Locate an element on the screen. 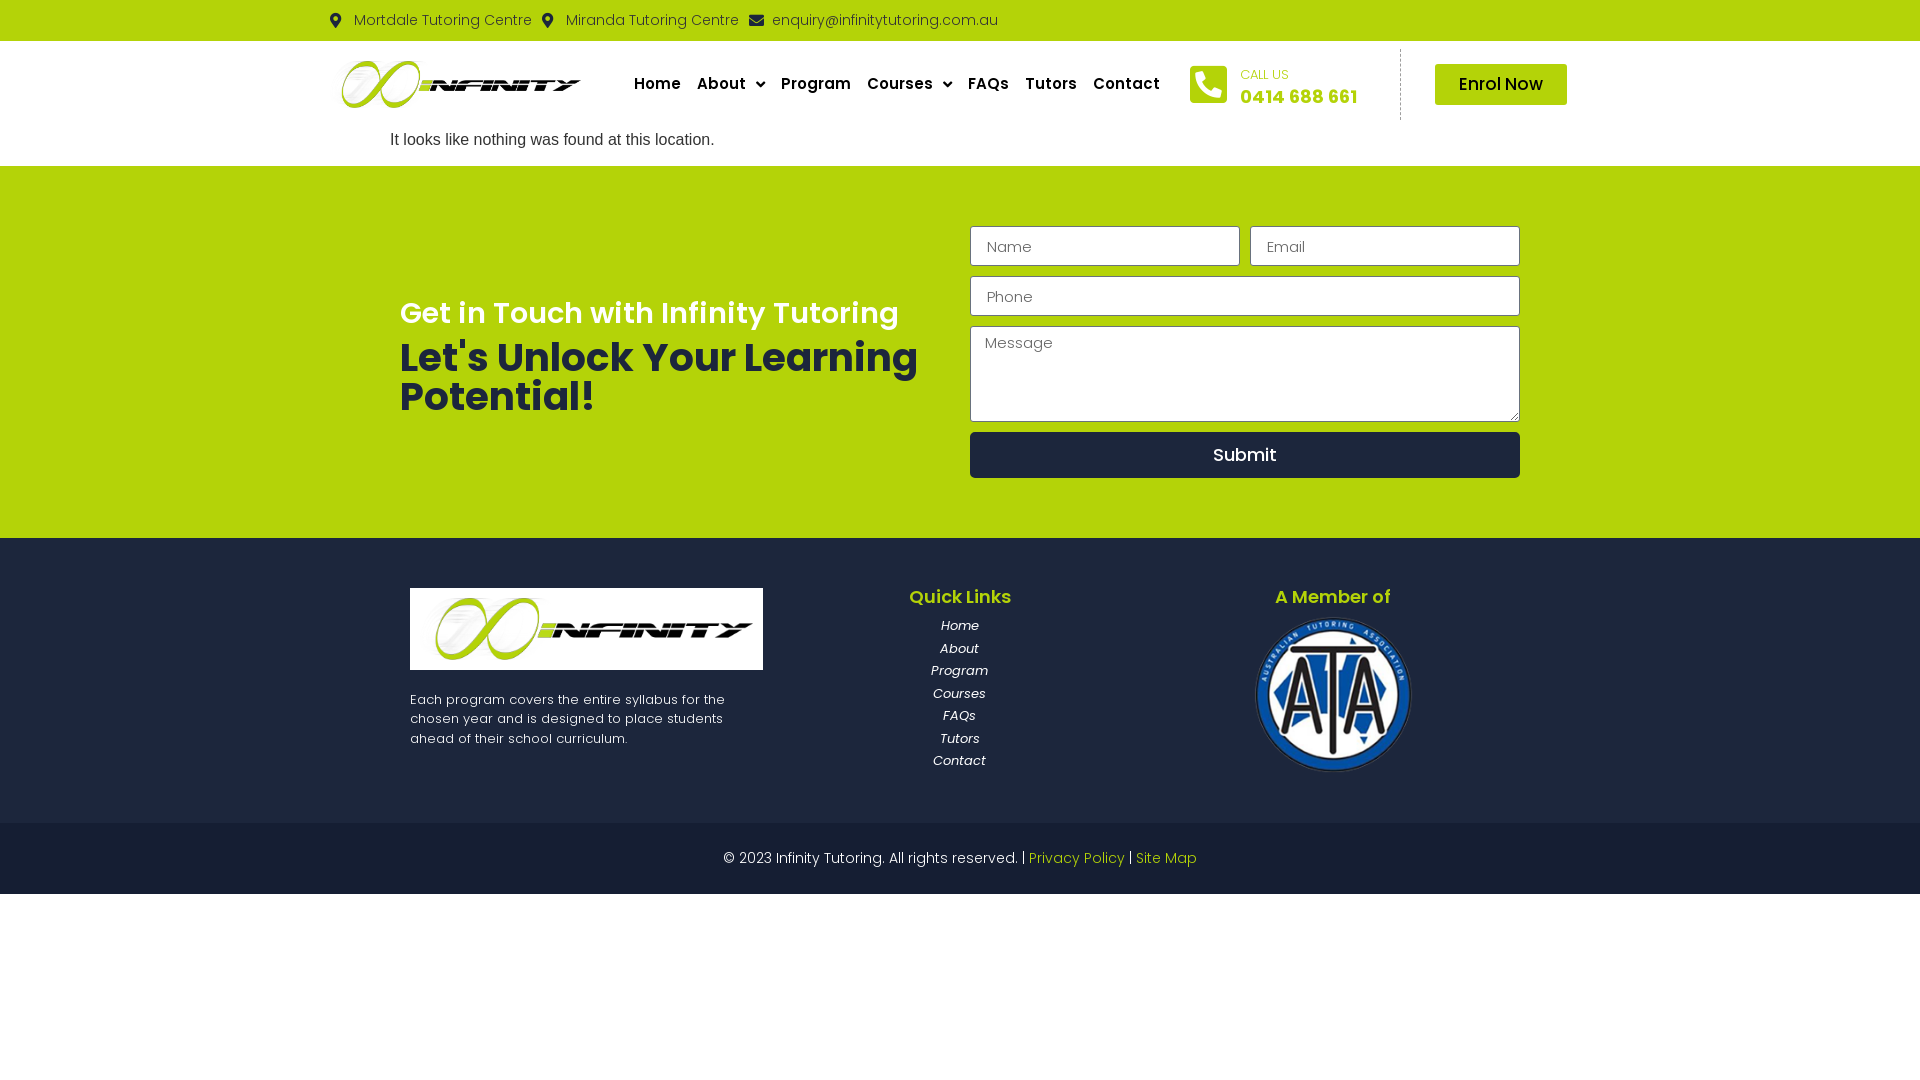  'Submit' is located at coordinates (1243, 455).